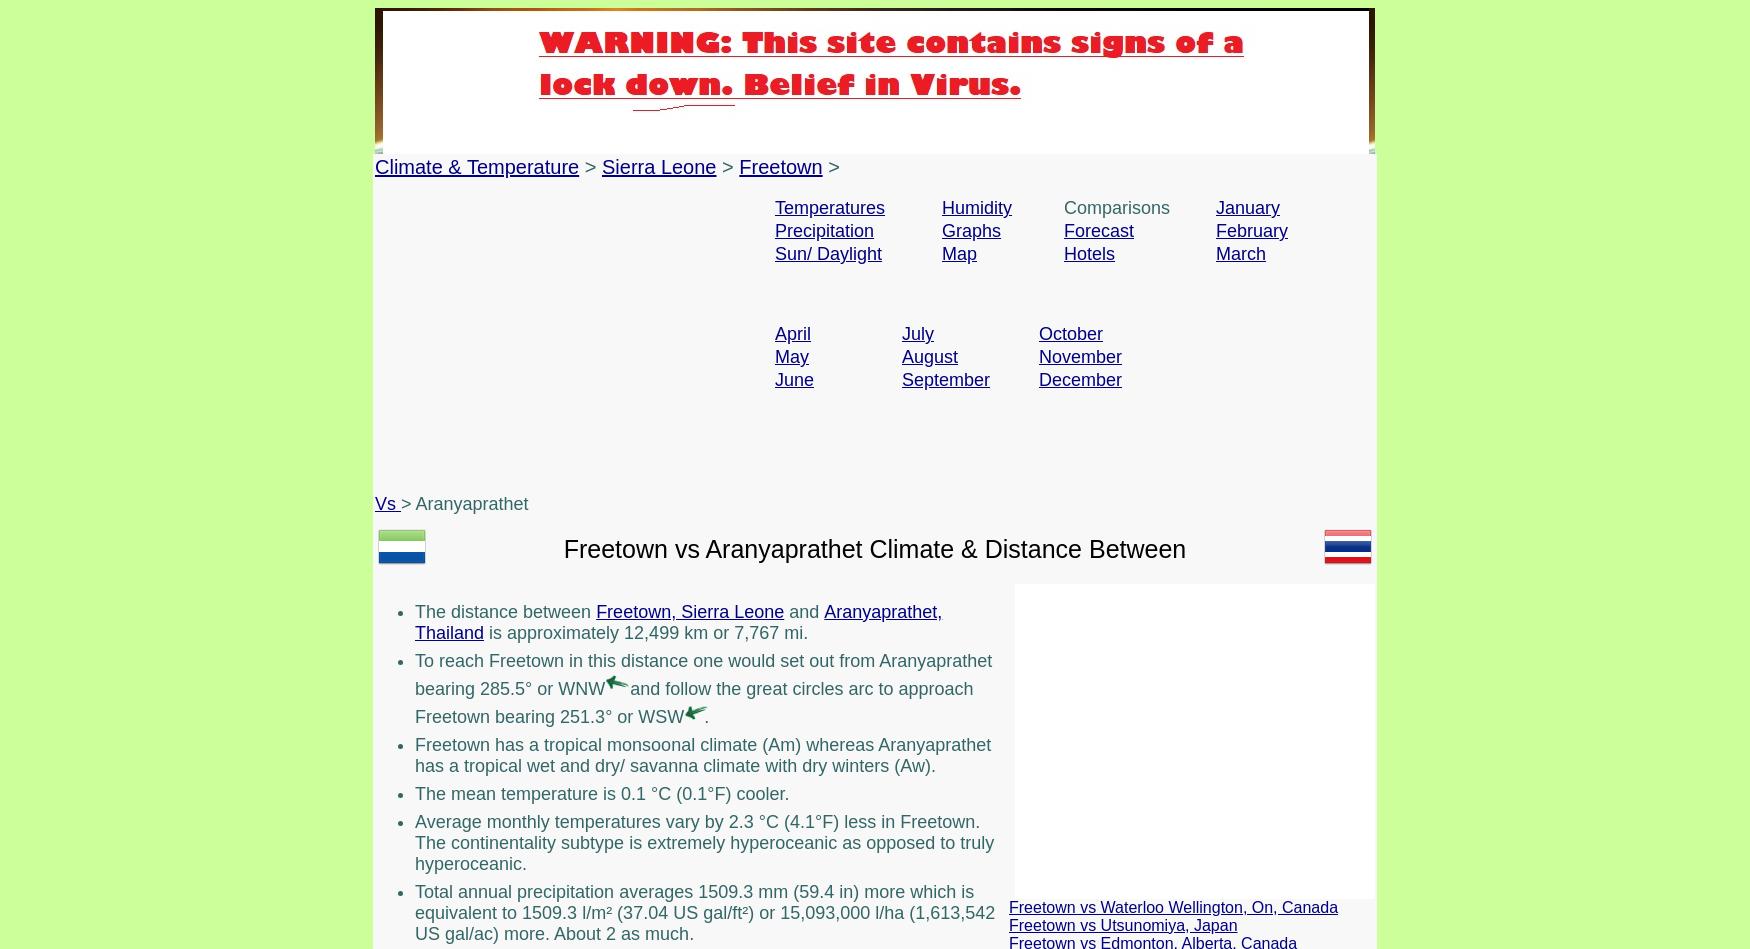  I want to click on 'is approximately 12,499 km or 7,767 mi.', so click(644, 631).